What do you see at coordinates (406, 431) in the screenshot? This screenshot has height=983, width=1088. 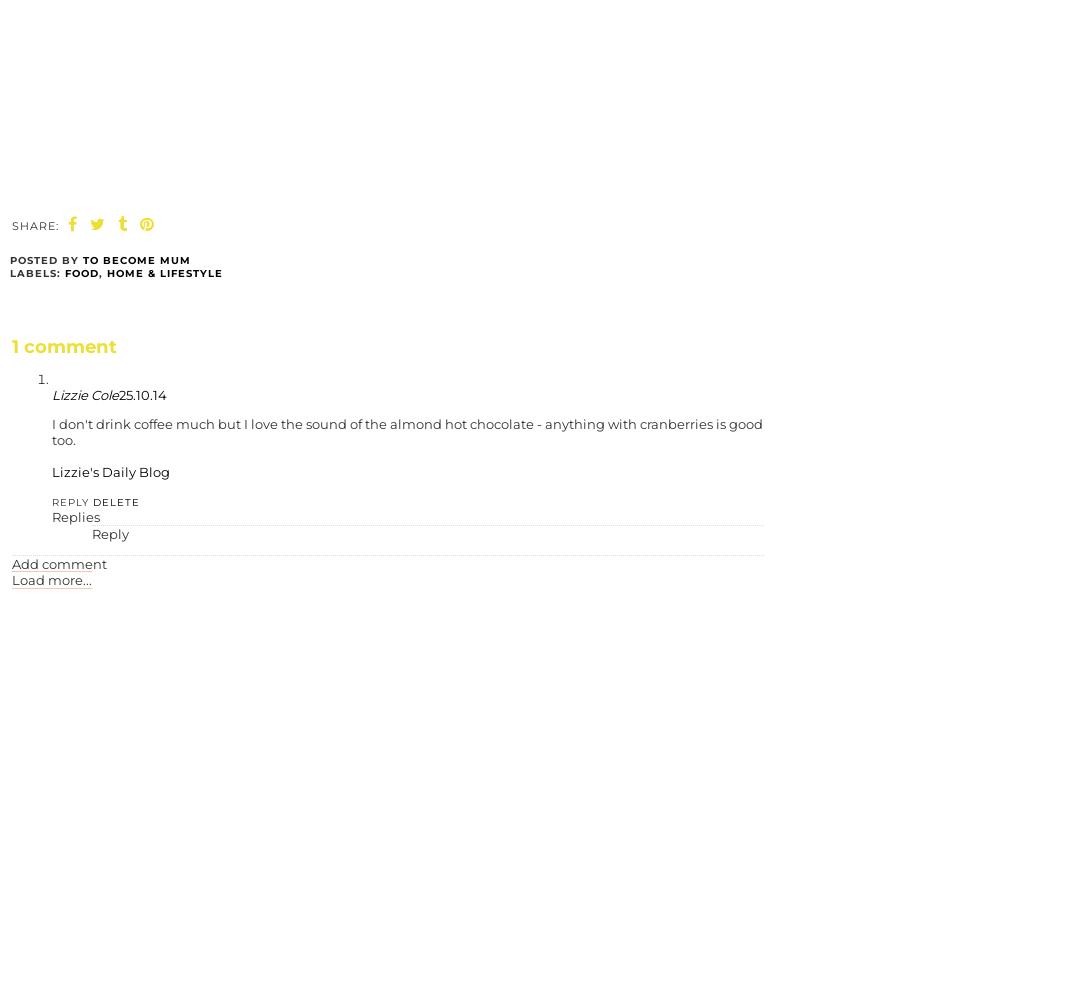 I see `'I don't drink coffee much but I love the sound of the almond hot chocolate - anything with cranberries is good too.'` at bounding box center [406, 431].